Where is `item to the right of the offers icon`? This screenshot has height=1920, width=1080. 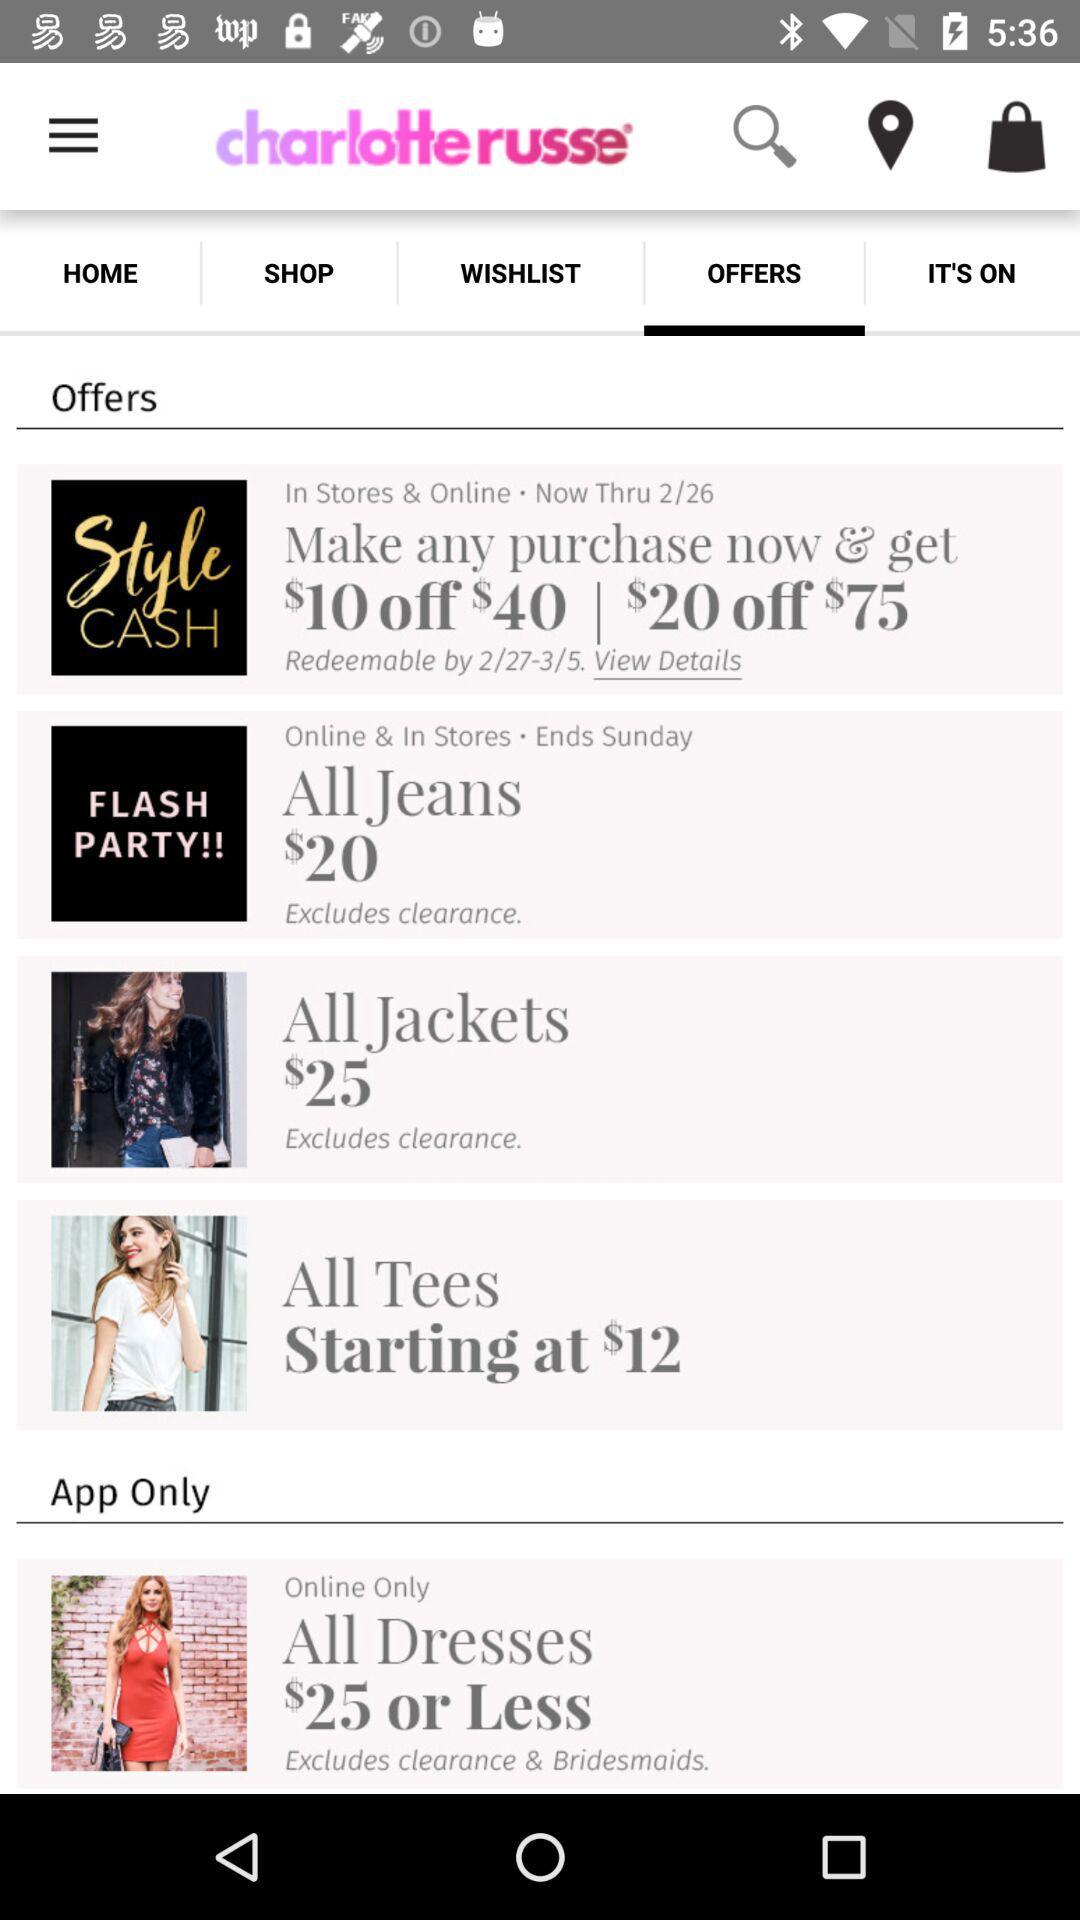 item to the right of the offers icon is located at coordinates (971, 272).